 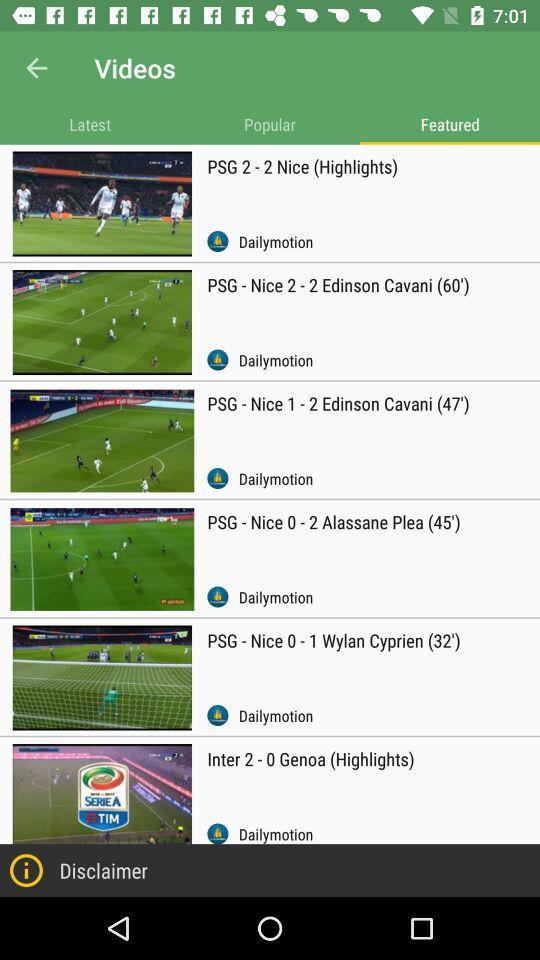 What do you see at coordinates (449, 123) in the screenshot?
I see `item above the psg 2 2 icon` at bounding box center [449, 123].